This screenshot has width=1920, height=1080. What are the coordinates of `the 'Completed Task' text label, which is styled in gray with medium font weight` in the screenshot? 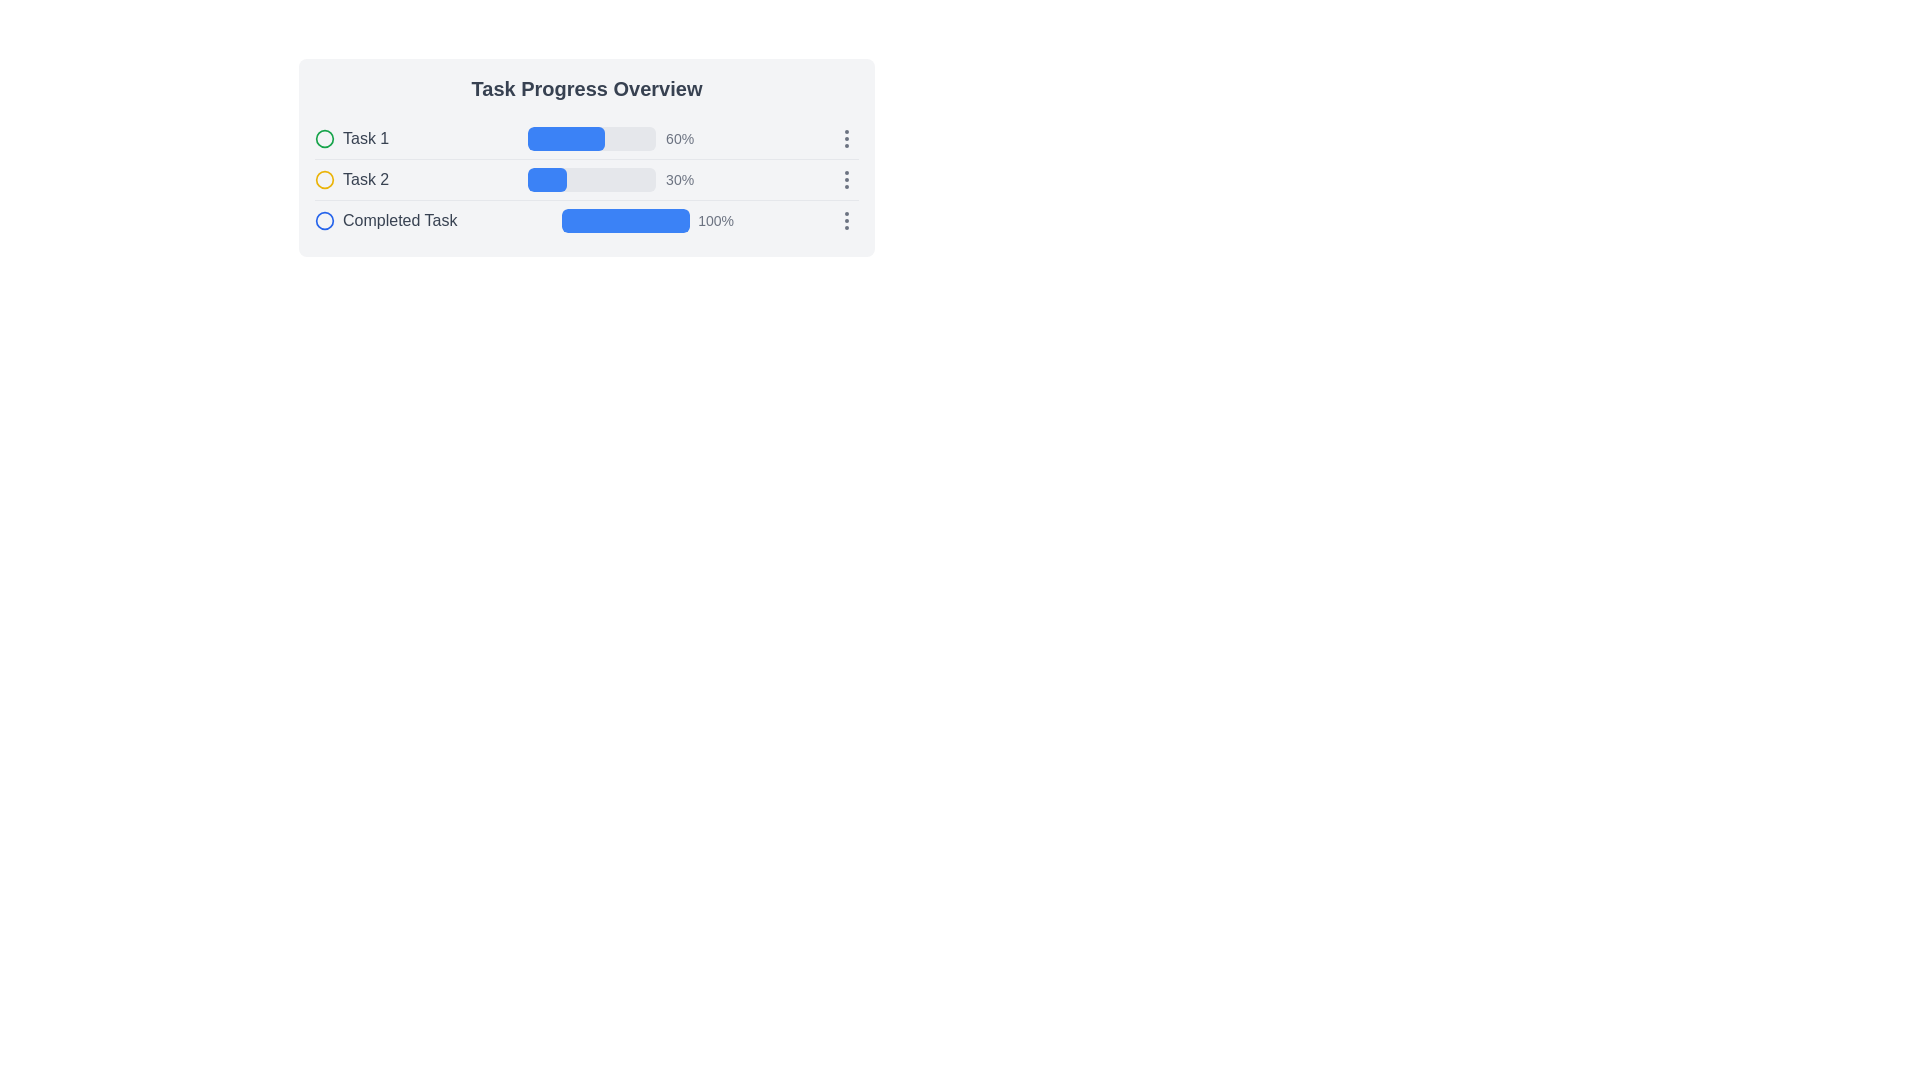 It's located at (400, 220).